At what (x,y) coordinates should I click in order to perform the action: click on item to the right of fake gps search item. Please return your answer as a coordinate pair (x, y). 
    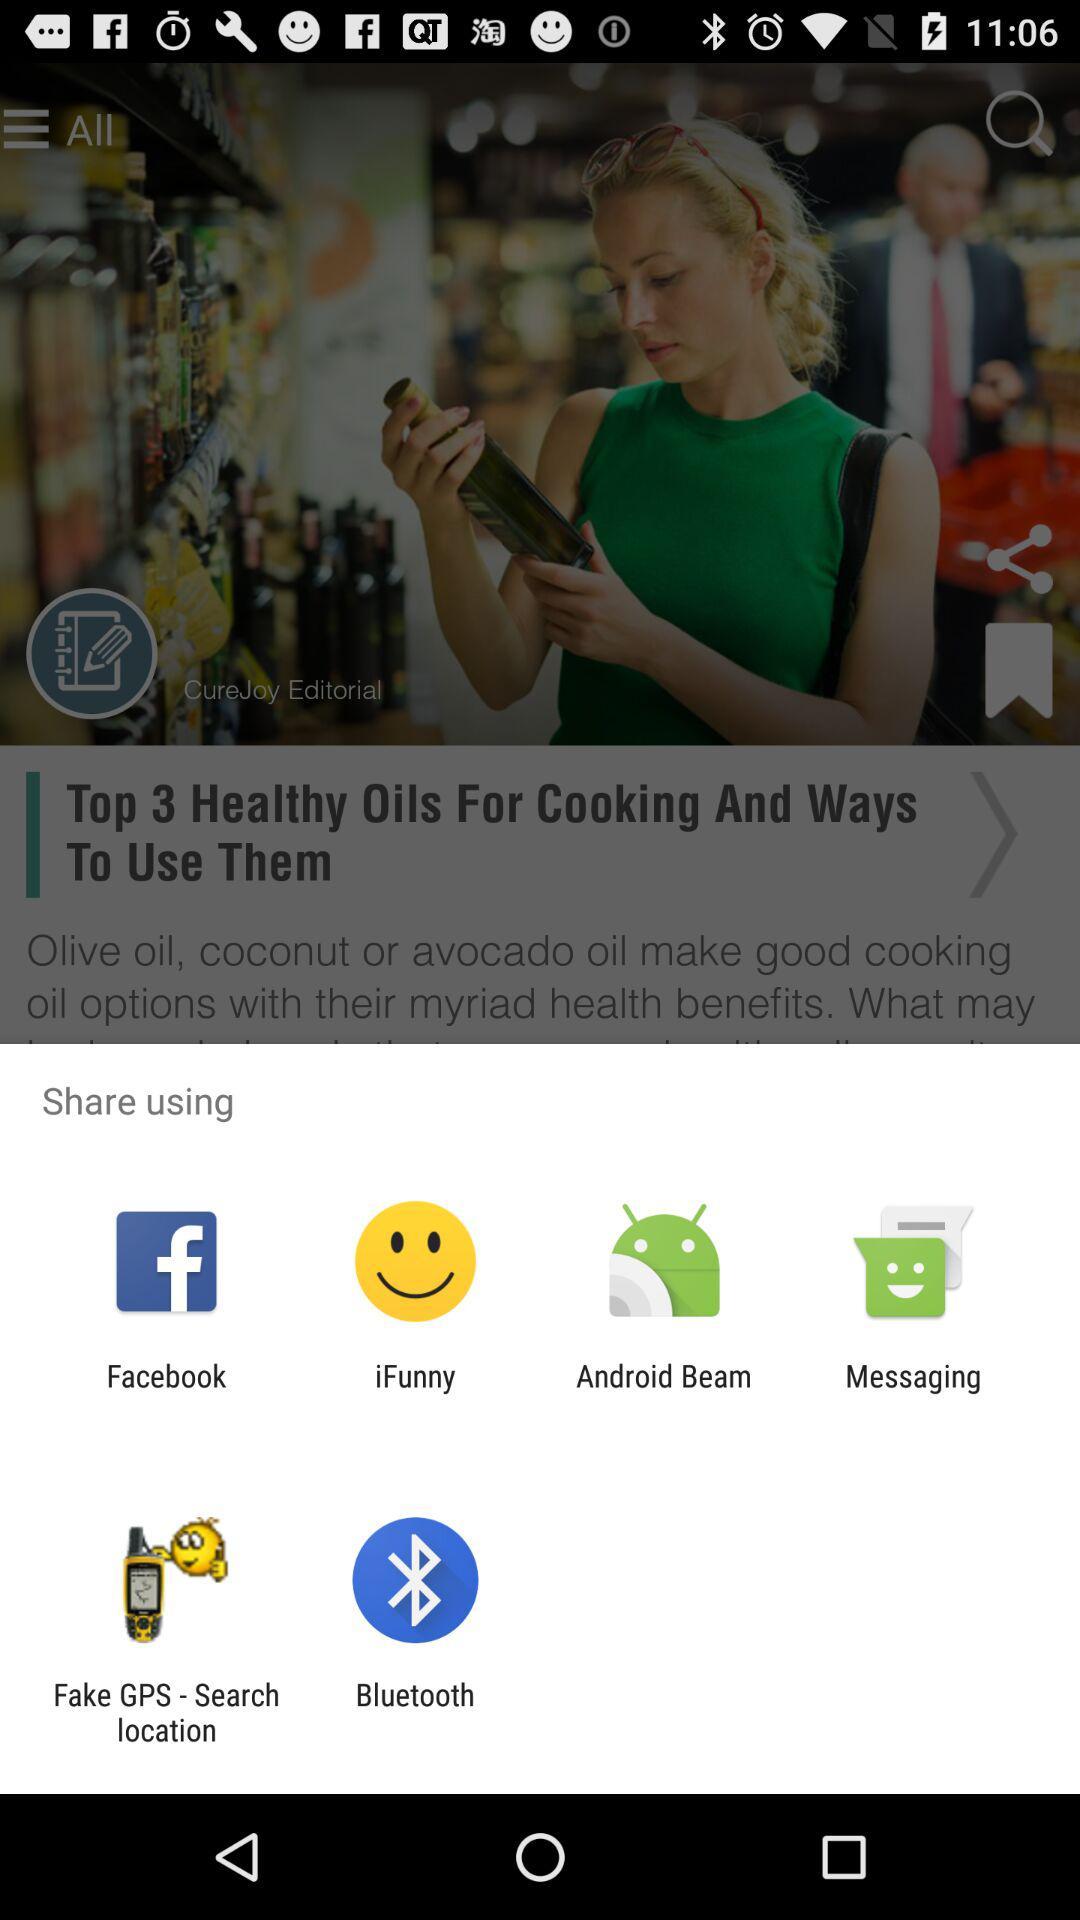
    Looking at the image, I should click on (414, 1711).